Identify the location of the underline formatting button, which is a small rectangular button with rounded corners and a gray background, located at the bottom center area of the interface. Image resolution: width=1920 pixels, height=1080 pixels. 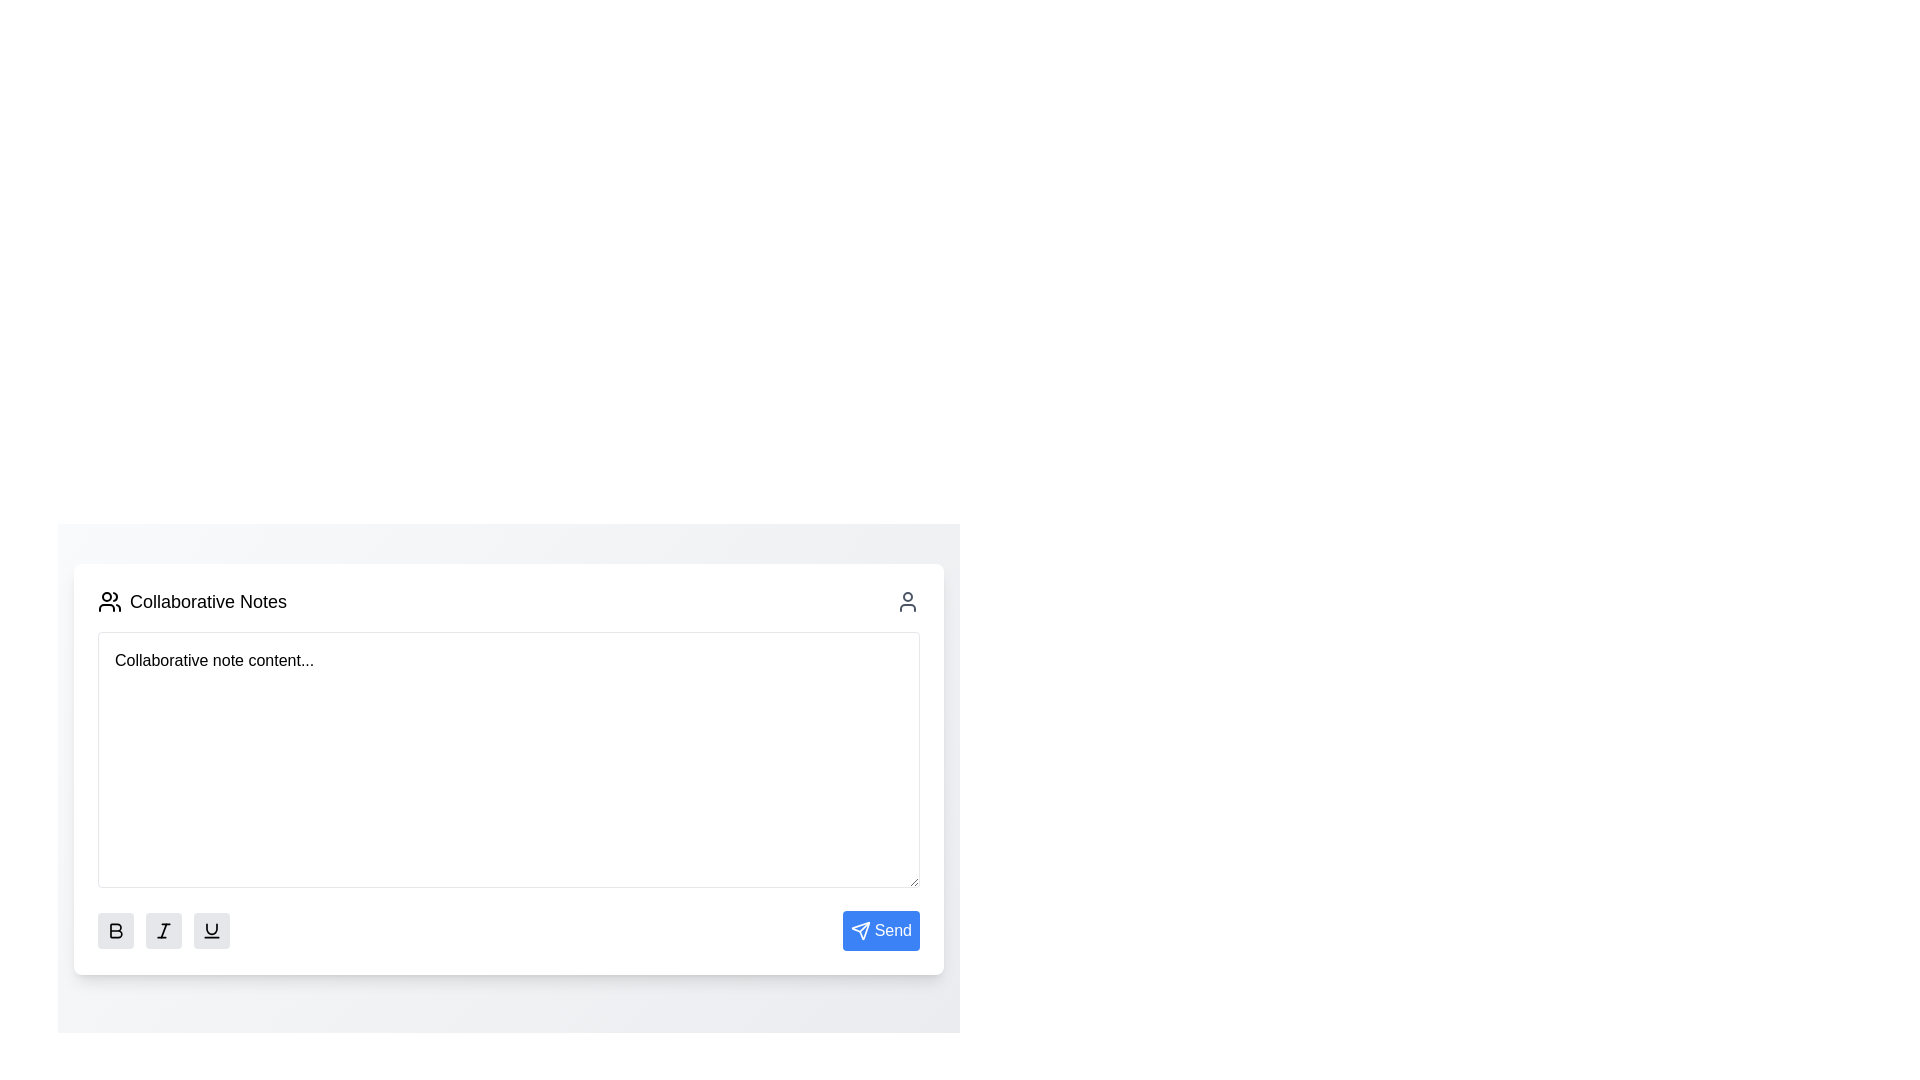
(211, 930).